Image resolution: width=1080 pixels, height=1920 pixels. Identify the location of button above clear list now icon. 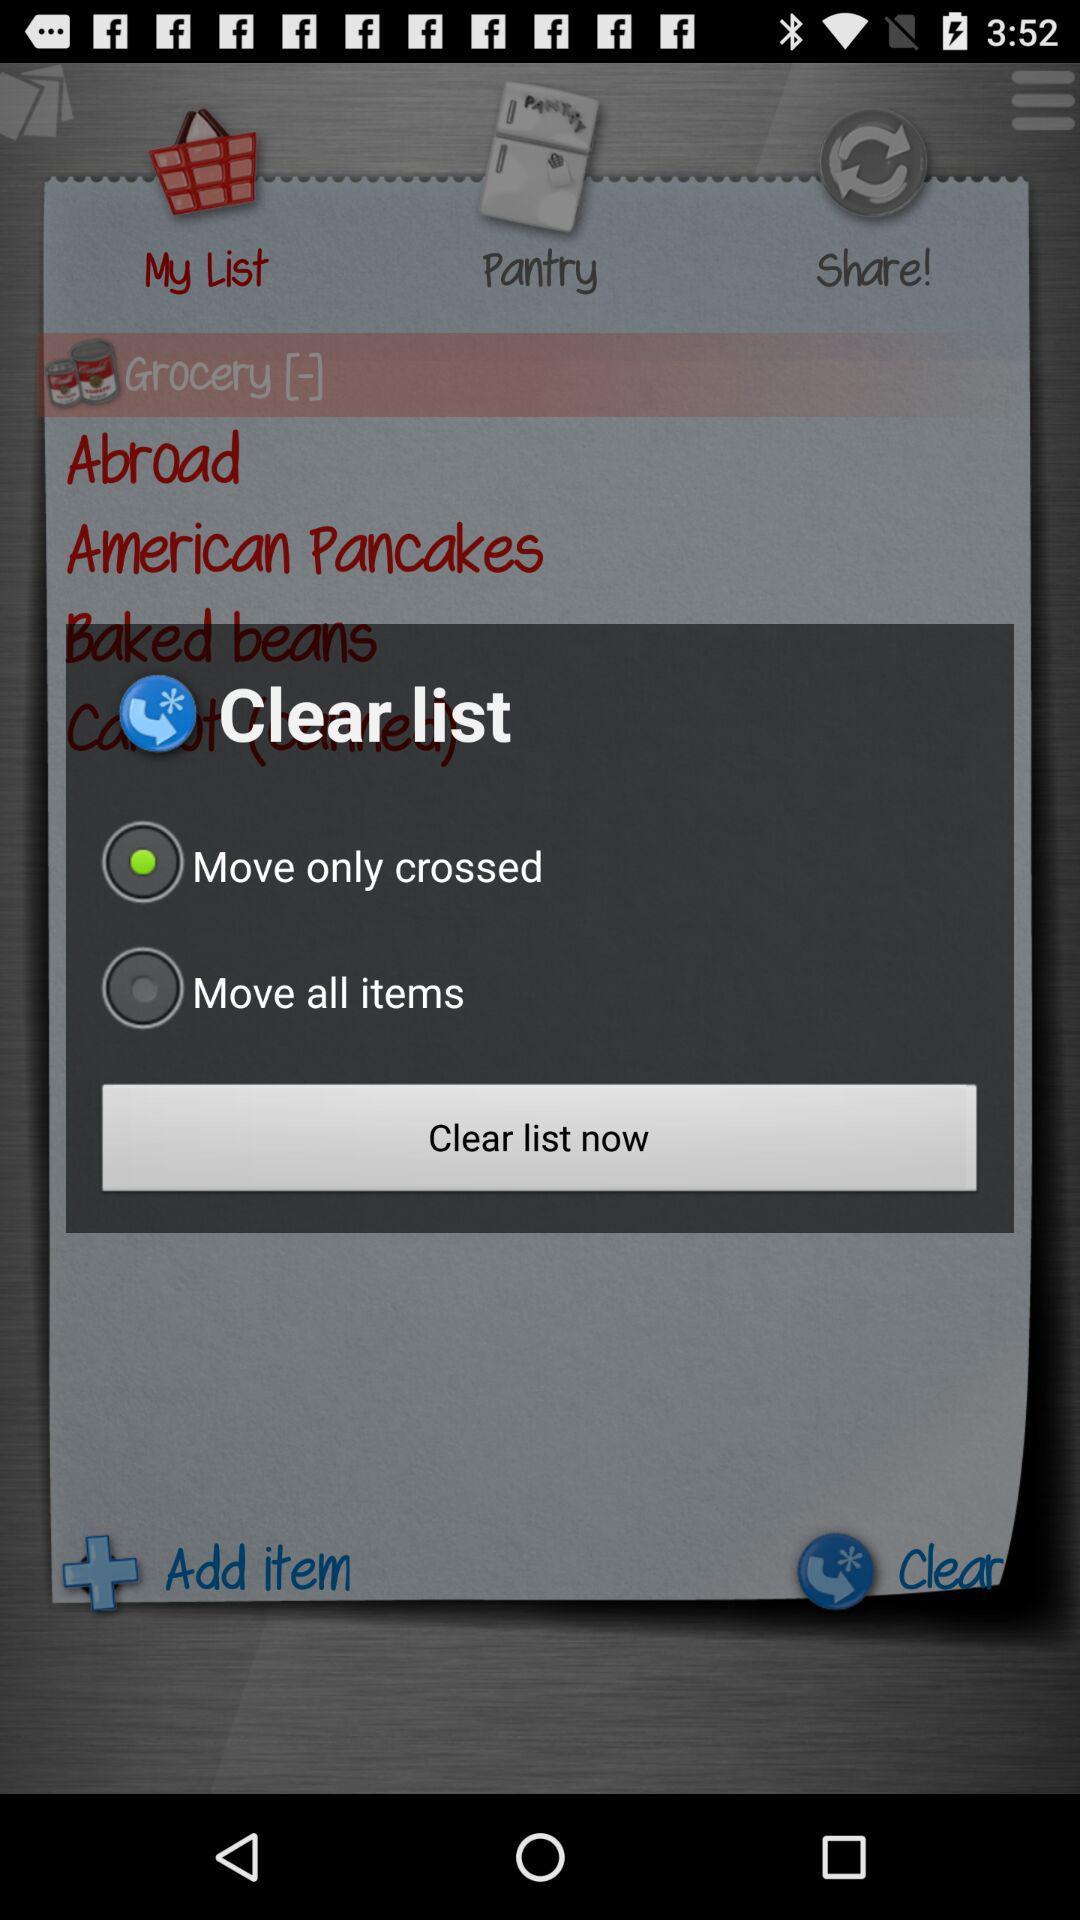
(278, 991).